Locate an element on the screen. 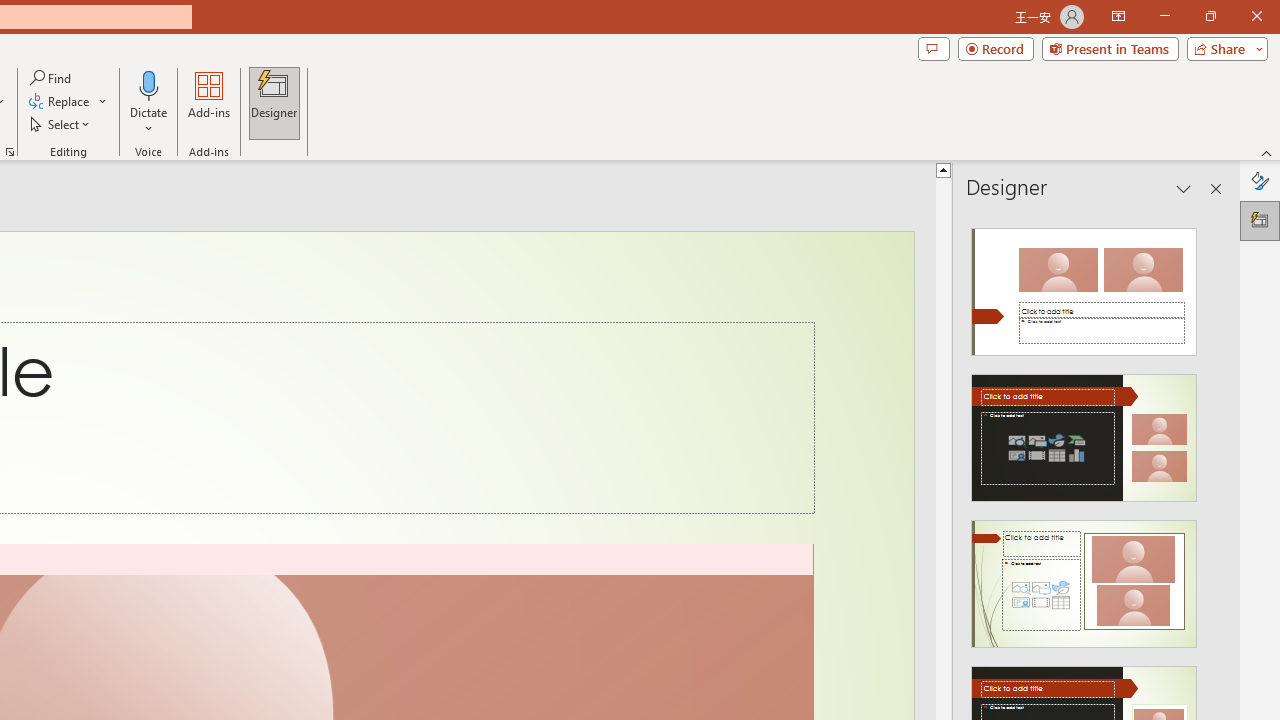  'Designer' is located at coordinates (273, 103).